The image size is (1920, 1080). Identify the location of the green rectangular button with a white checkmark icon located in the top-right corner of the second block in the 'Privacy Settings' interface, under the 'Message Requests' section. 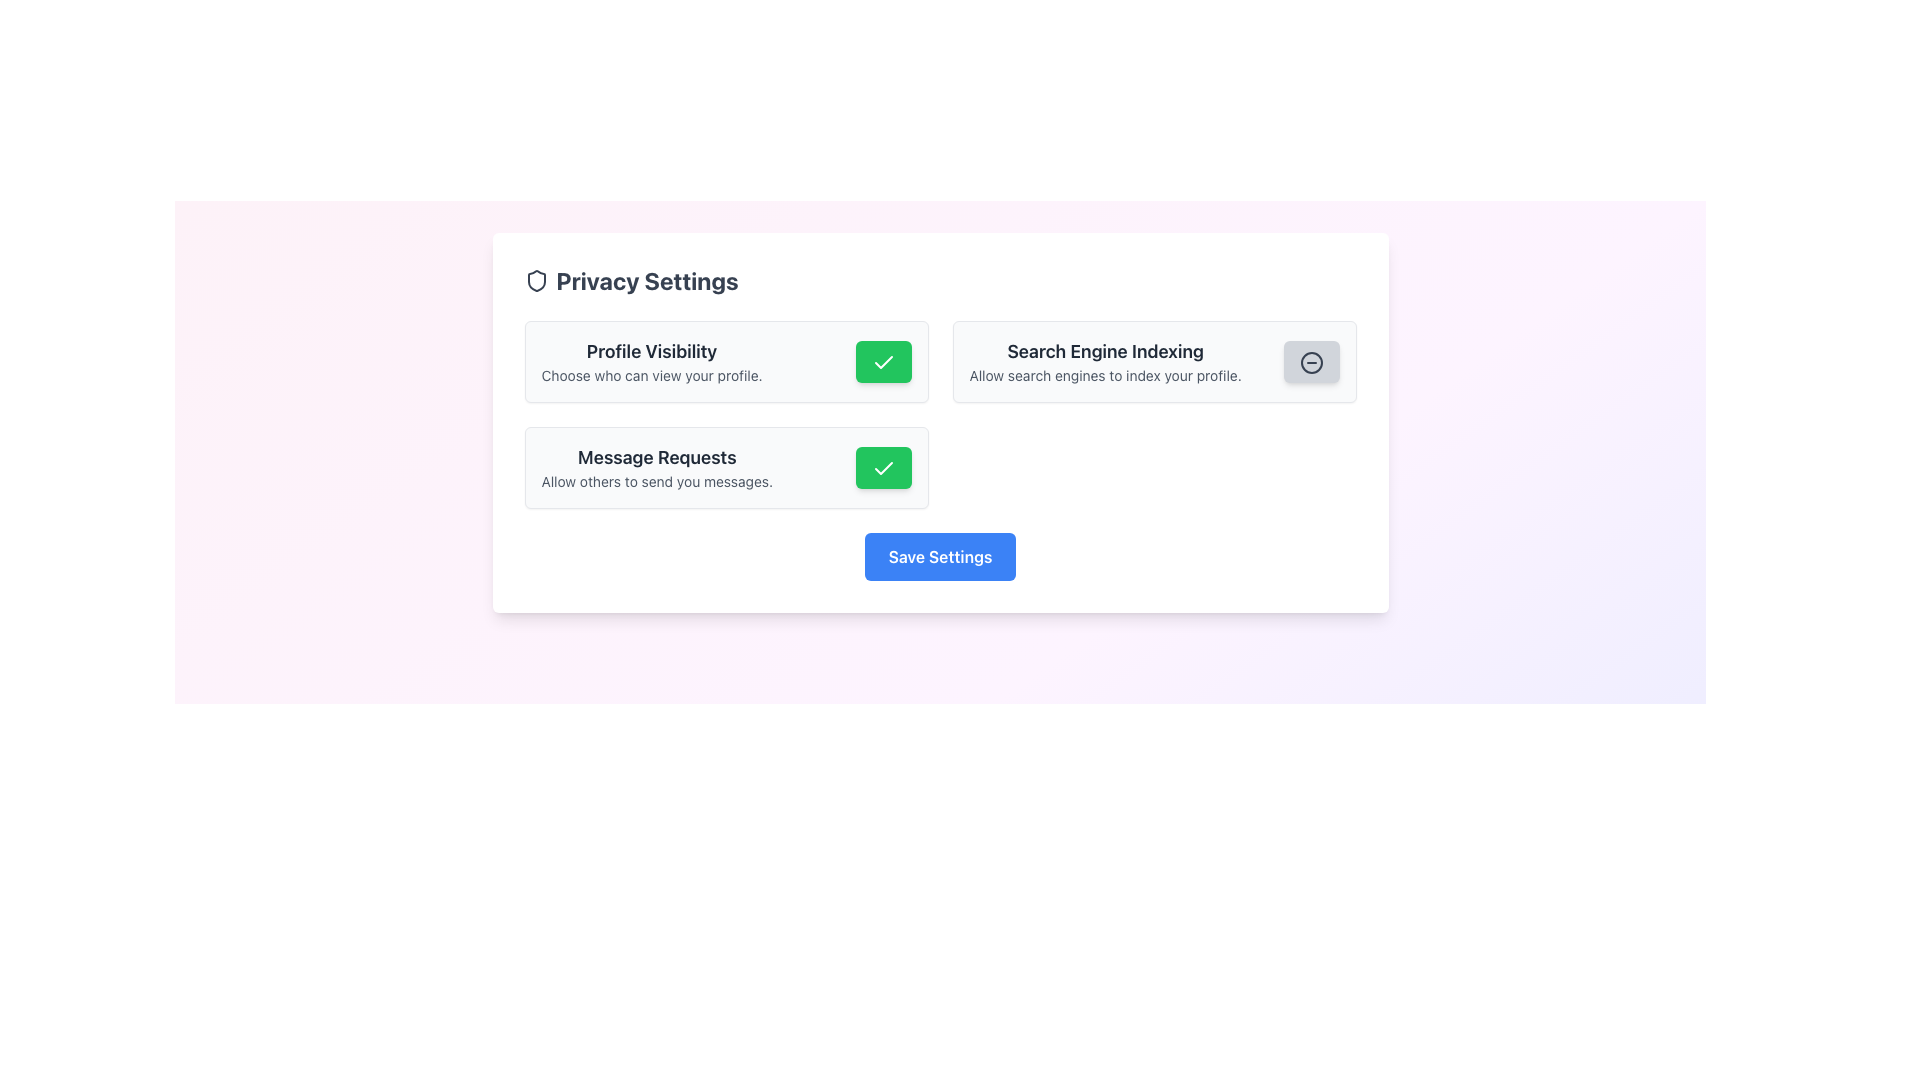
(882, 467).